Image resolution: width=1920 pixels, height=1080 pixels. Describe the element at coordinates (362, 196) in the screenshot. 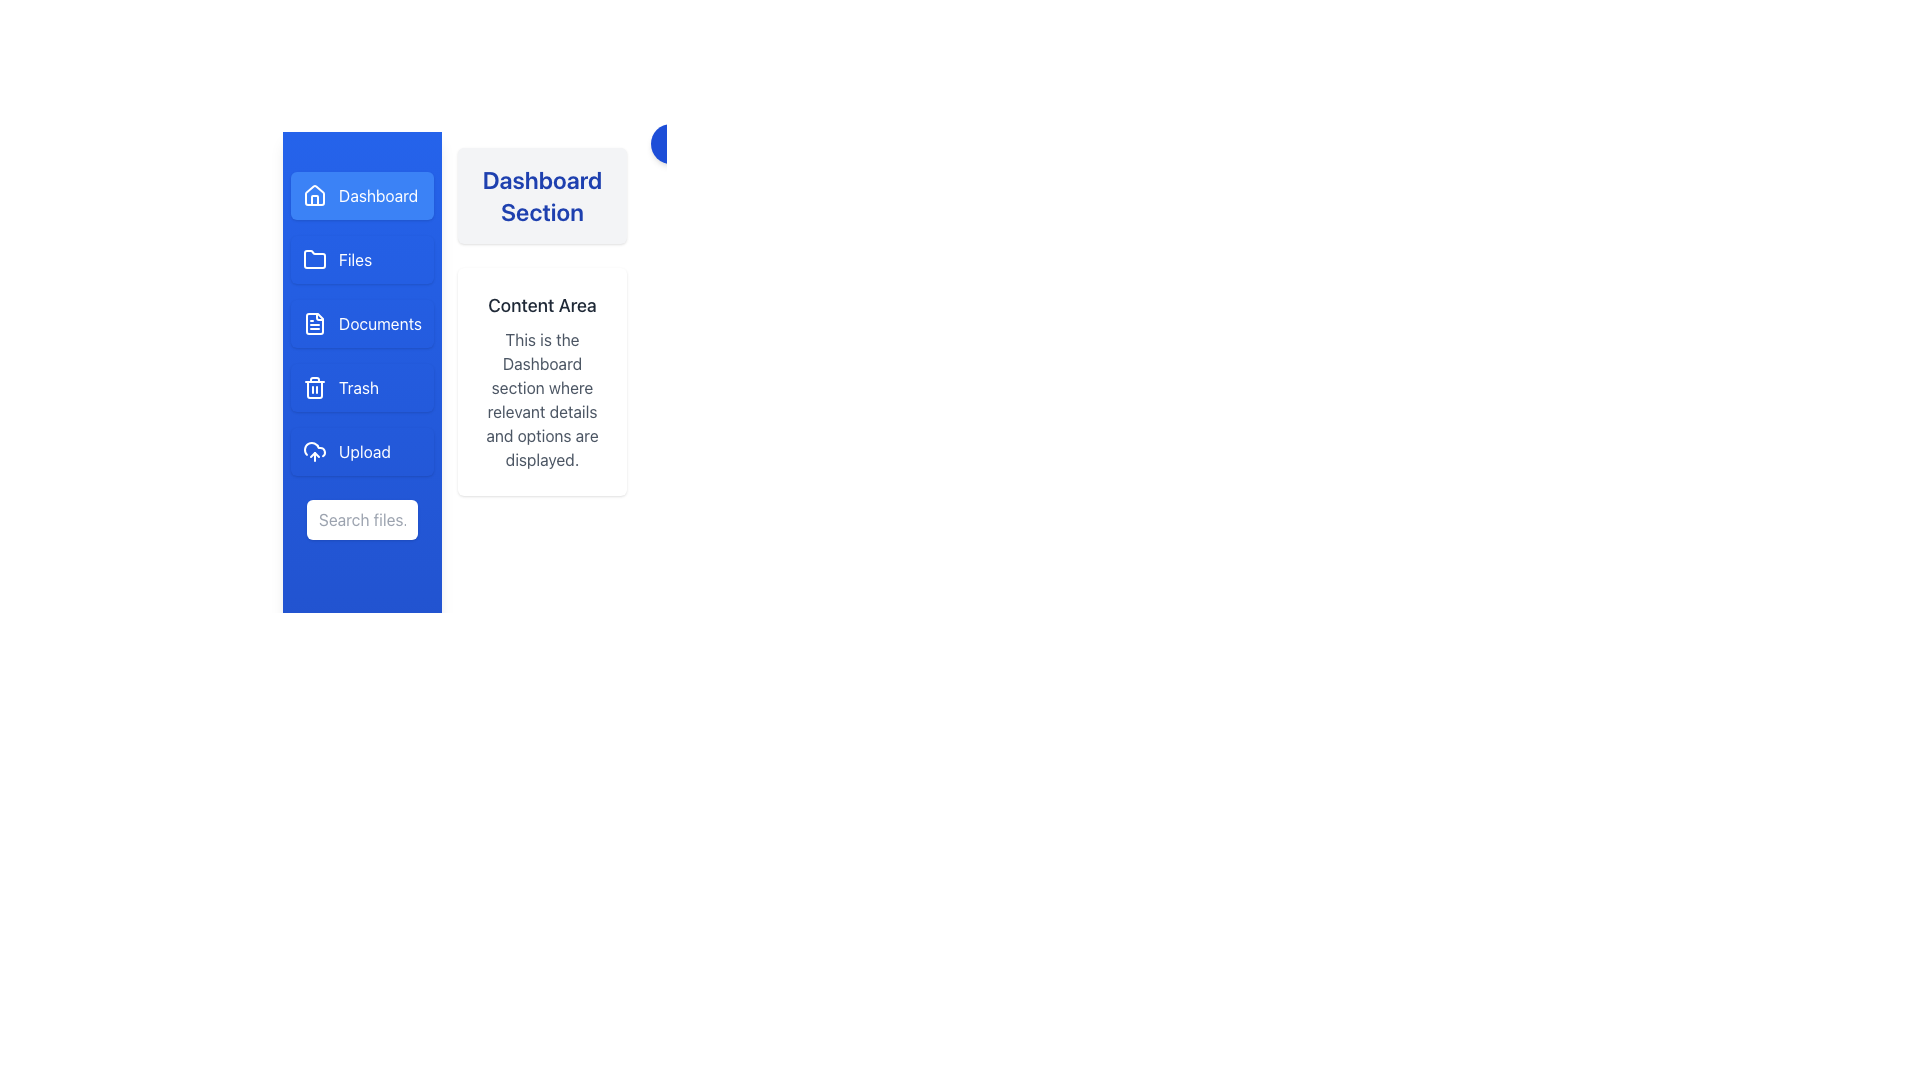

I see `the Dashboard button located at the top of the side navigation panel` at that location.